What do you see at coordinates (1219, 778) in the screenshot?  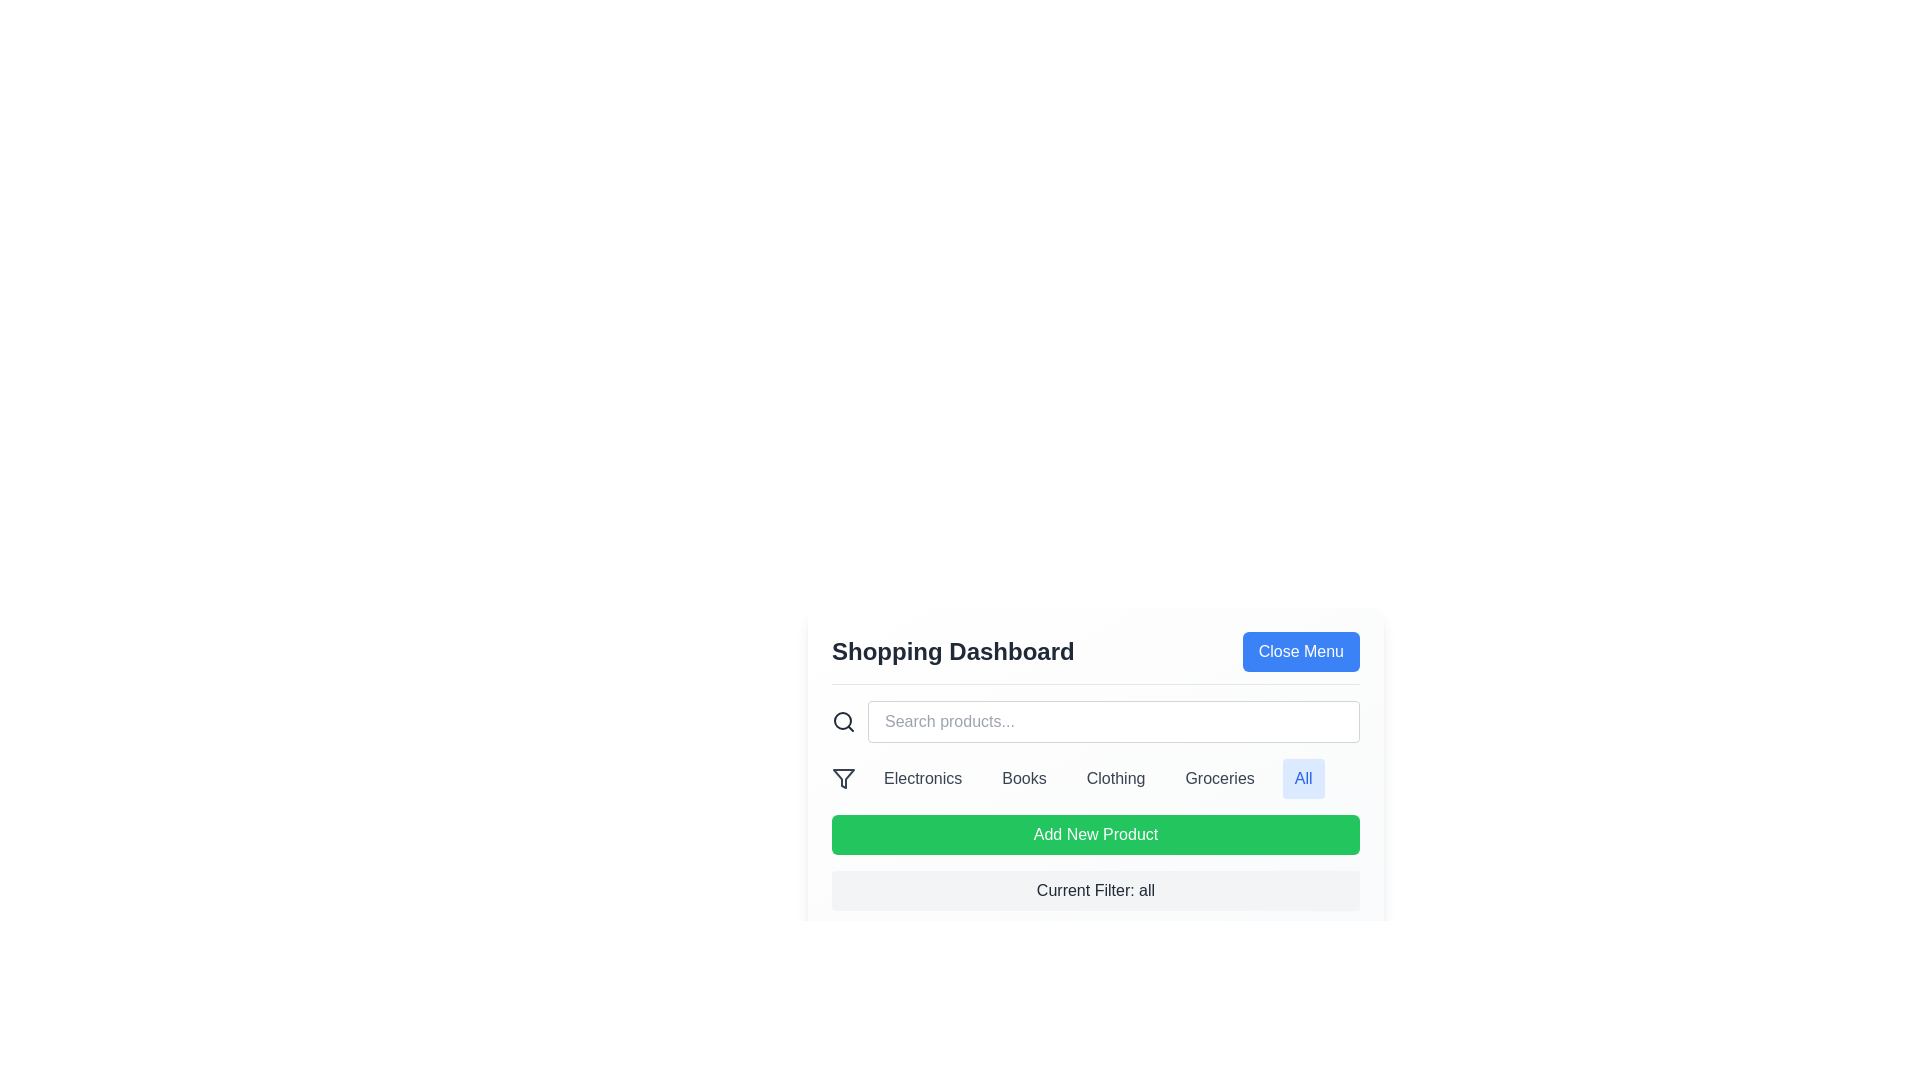 I see `the 'Groceries' filter button, which is the fourth button in the horizontal menu, located between 'Clothing' and 'All', to change its style` at bounding box center [1219, 778].